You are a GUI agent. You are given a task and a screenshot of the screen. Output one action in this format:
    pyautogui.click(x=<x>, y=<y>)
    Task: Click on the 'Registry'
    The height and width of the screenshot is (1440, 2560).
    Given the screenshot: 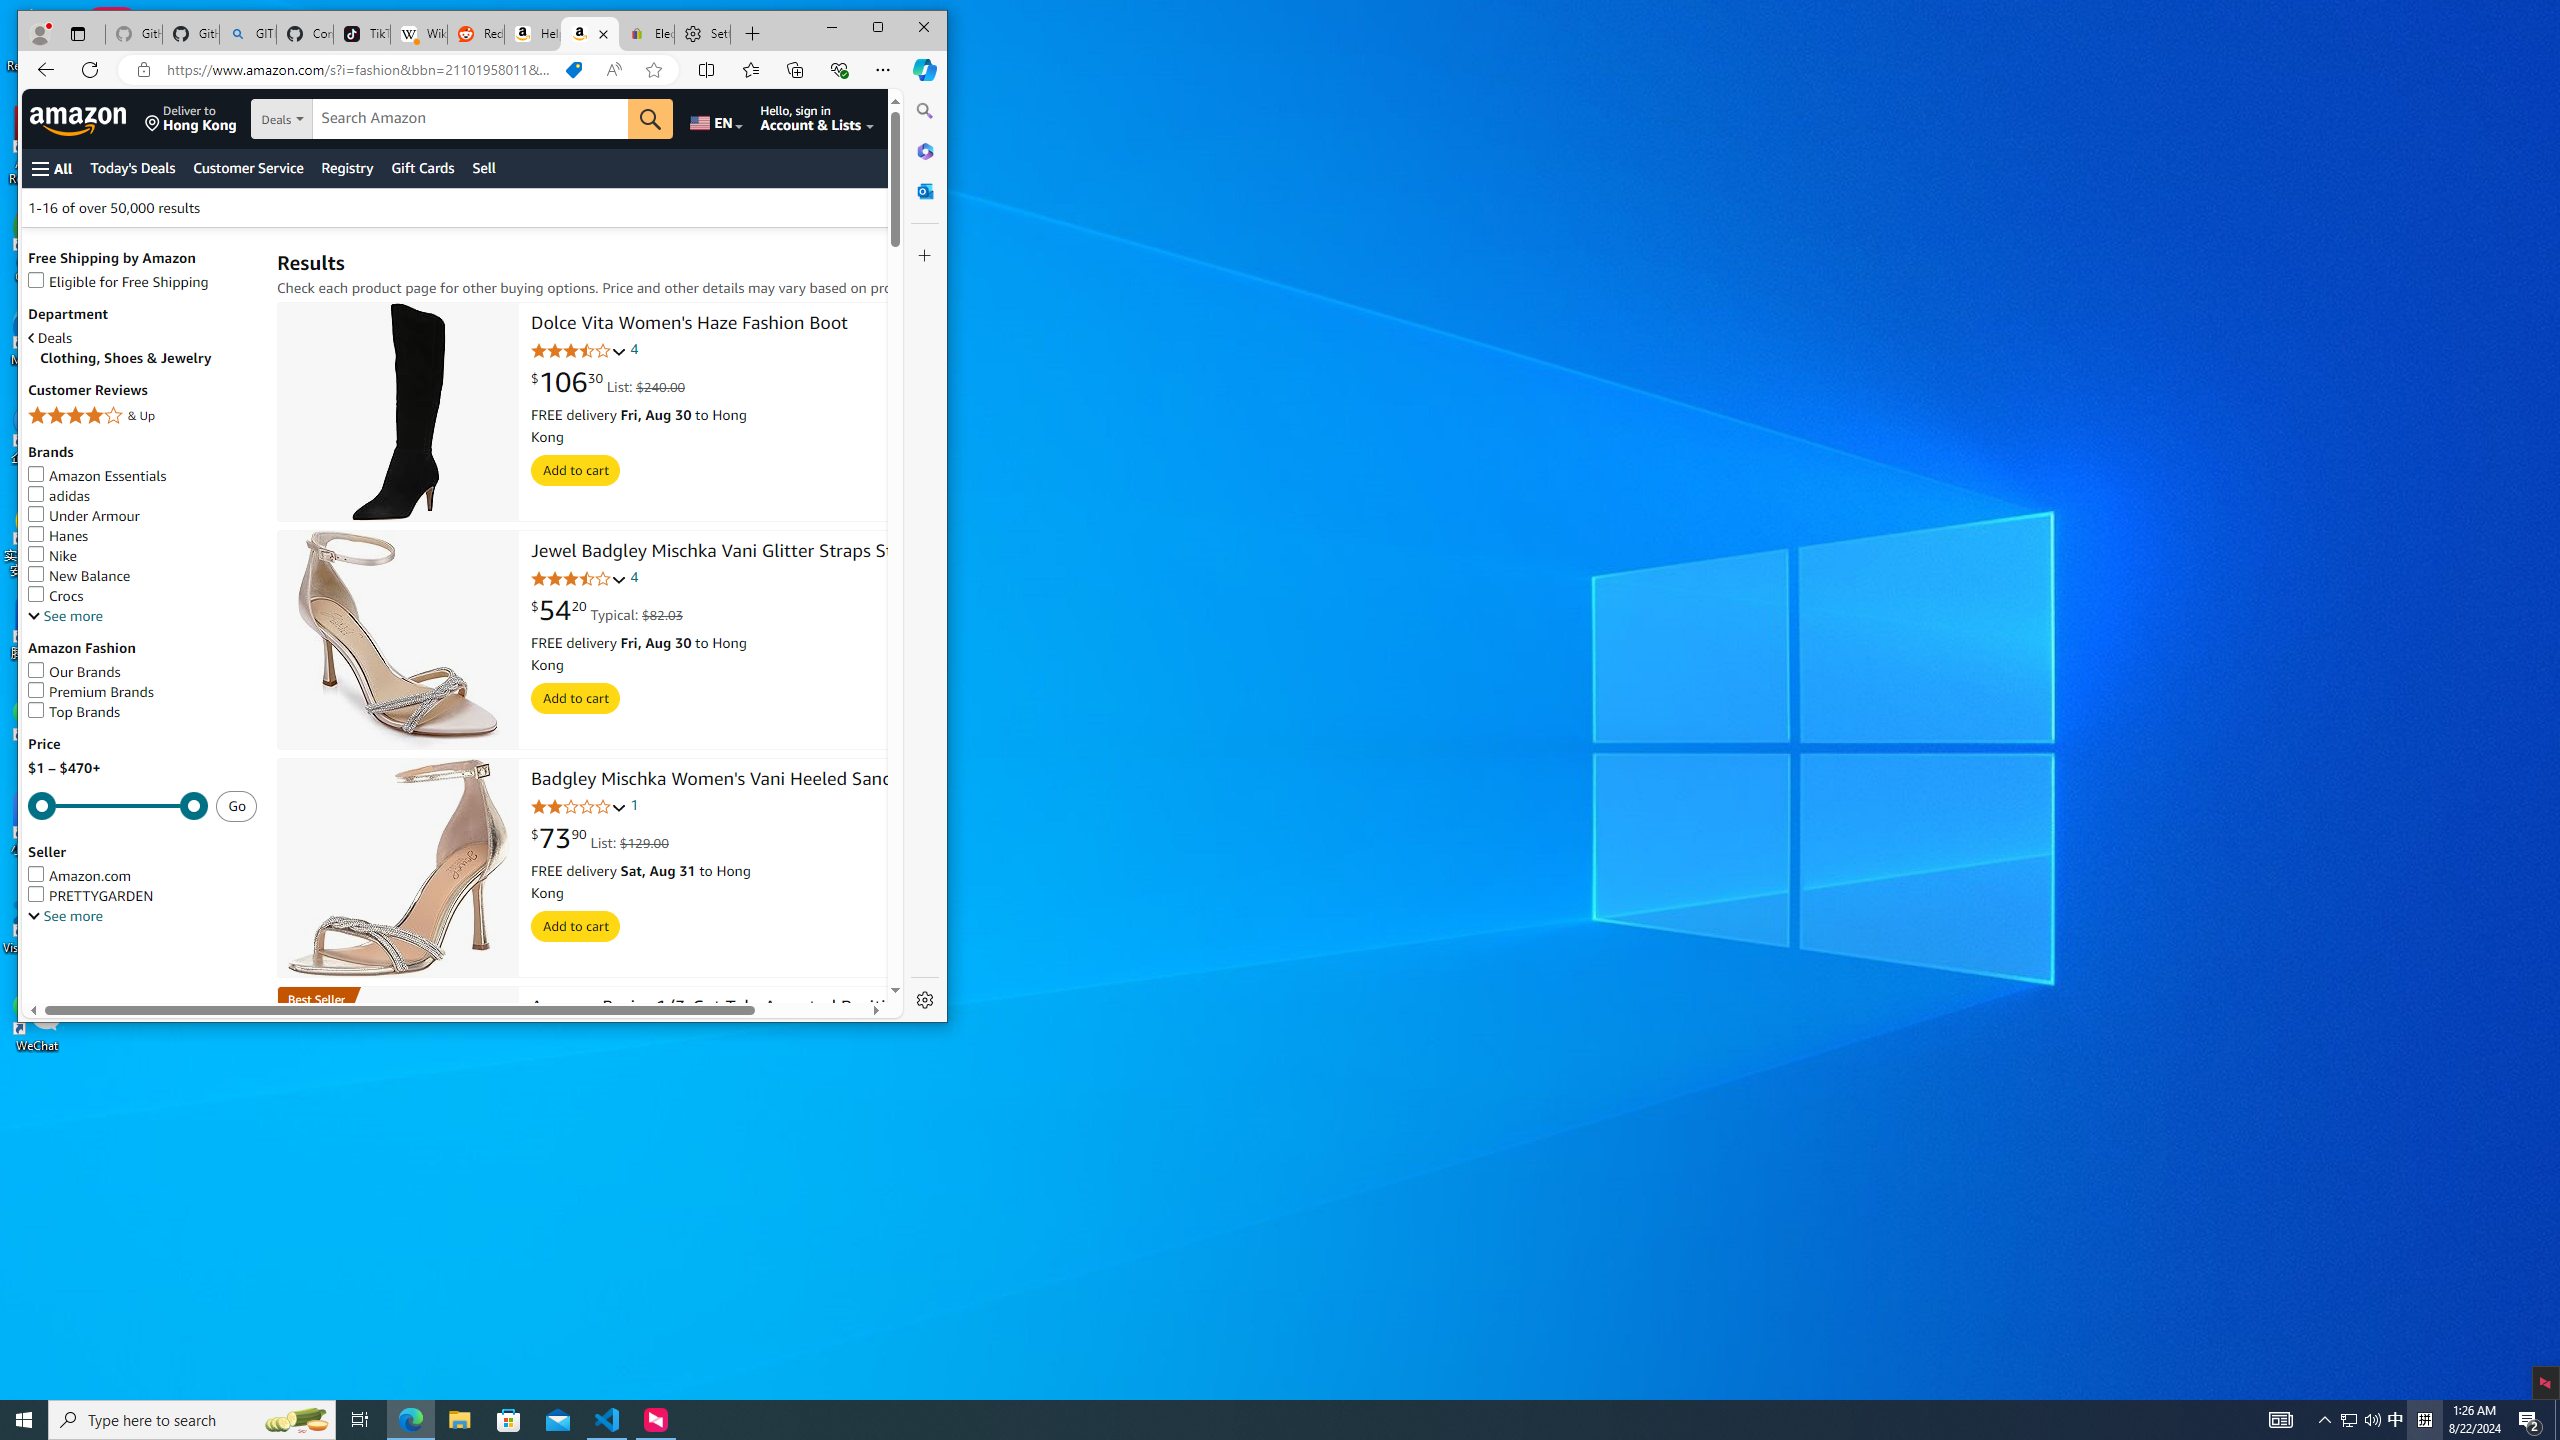 What is the action you would take?
    pyautogui.click(x=347, y=166)
    